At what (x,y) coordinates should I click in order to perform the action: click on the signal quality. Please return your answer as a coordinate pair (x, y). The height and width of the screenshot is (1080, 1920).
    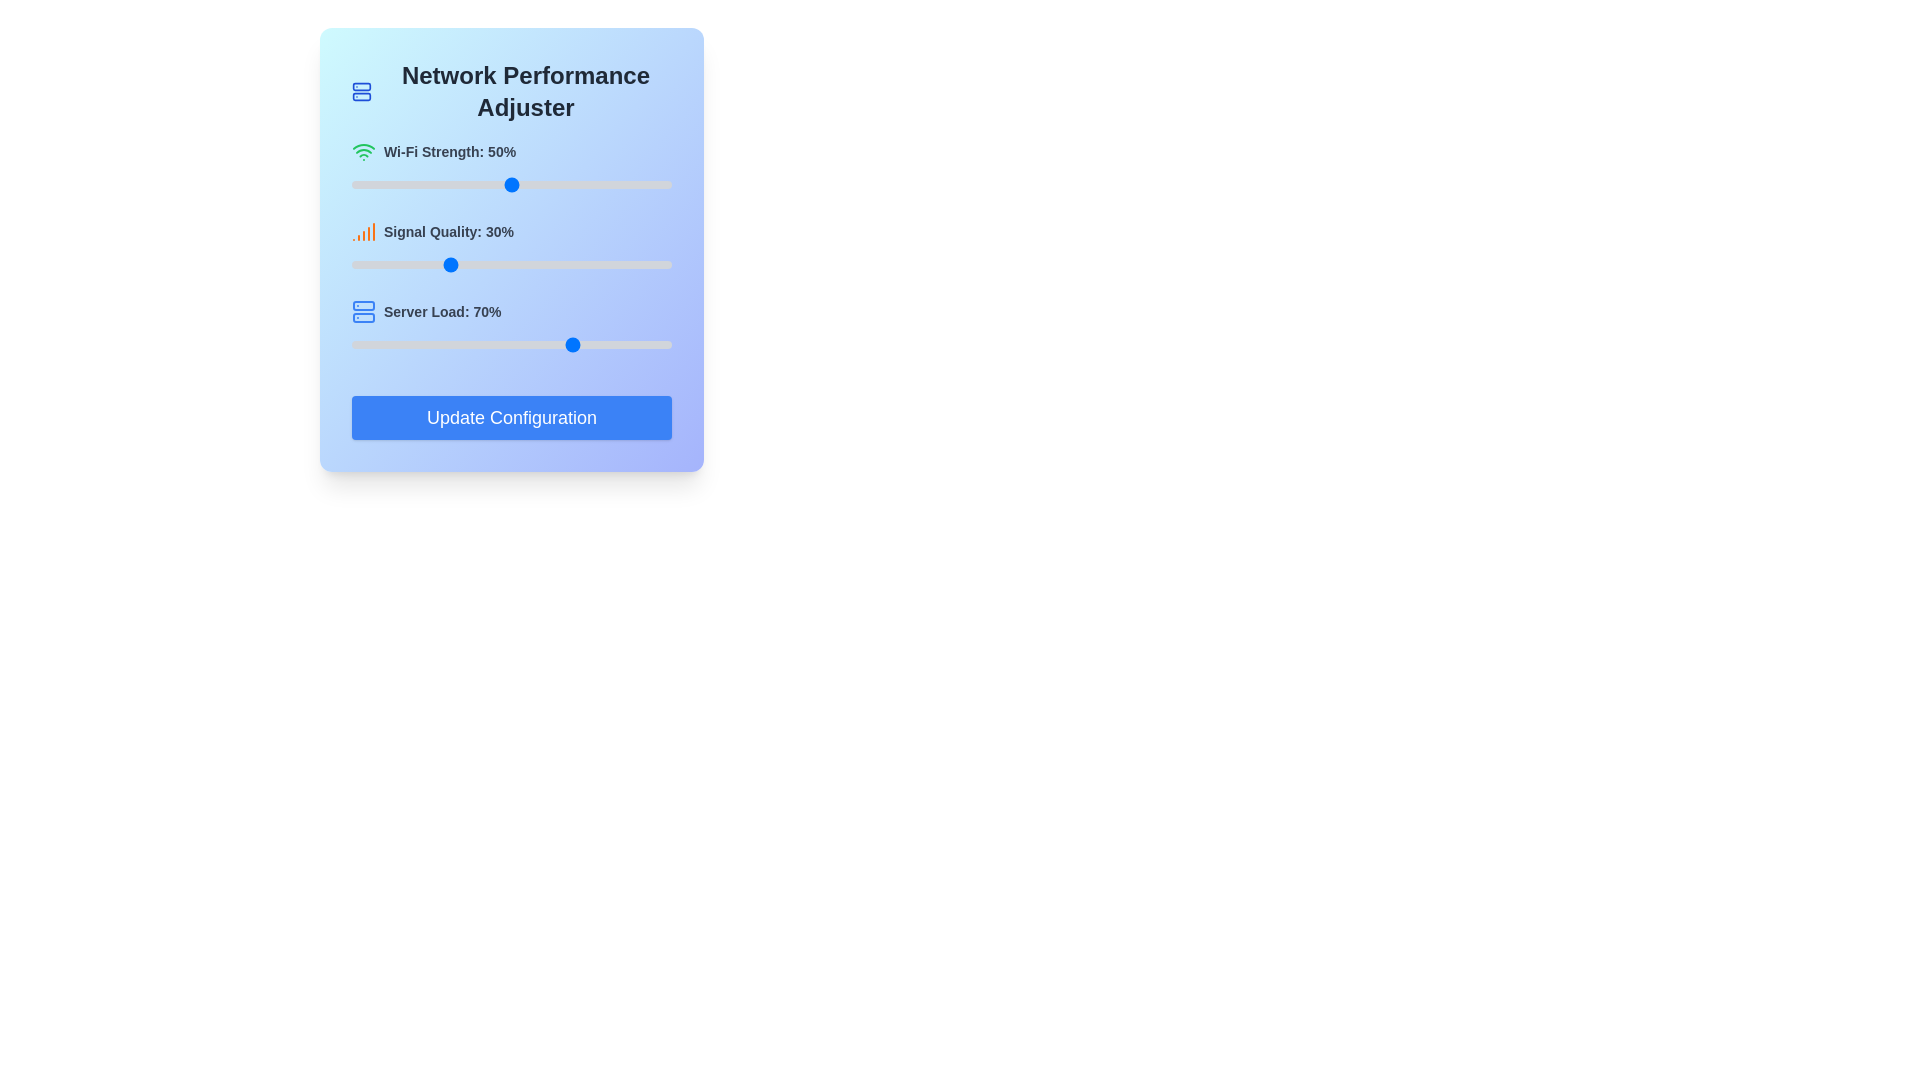
    Looking at the image, I should click on (528, 264).